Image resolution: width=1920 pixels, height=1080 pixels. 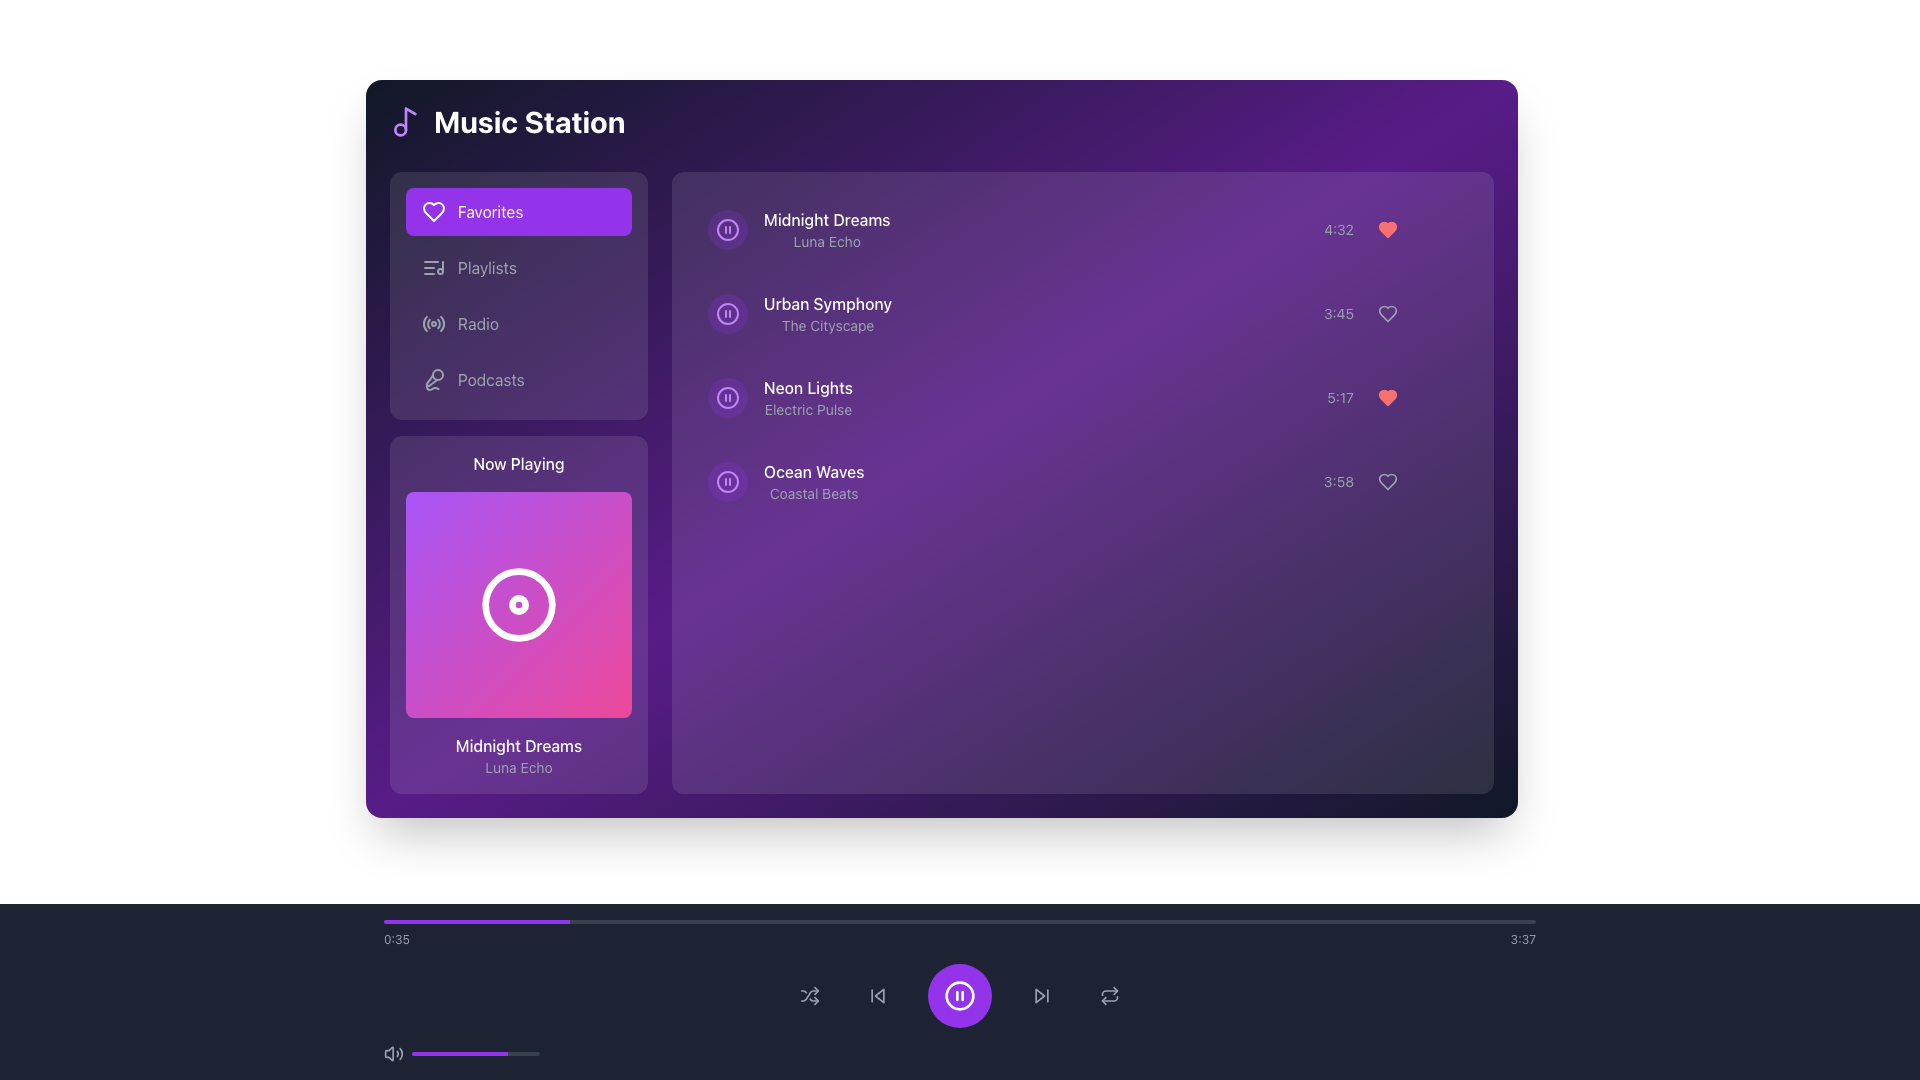 What do you see at coordinates (727, 313) in the screenshot?
I see `the SVG Circle Shape associated with the 'Urban Symphony' media item, which has a stroke outline and is located on the right side of the interface` at bounding box center [727, 313].